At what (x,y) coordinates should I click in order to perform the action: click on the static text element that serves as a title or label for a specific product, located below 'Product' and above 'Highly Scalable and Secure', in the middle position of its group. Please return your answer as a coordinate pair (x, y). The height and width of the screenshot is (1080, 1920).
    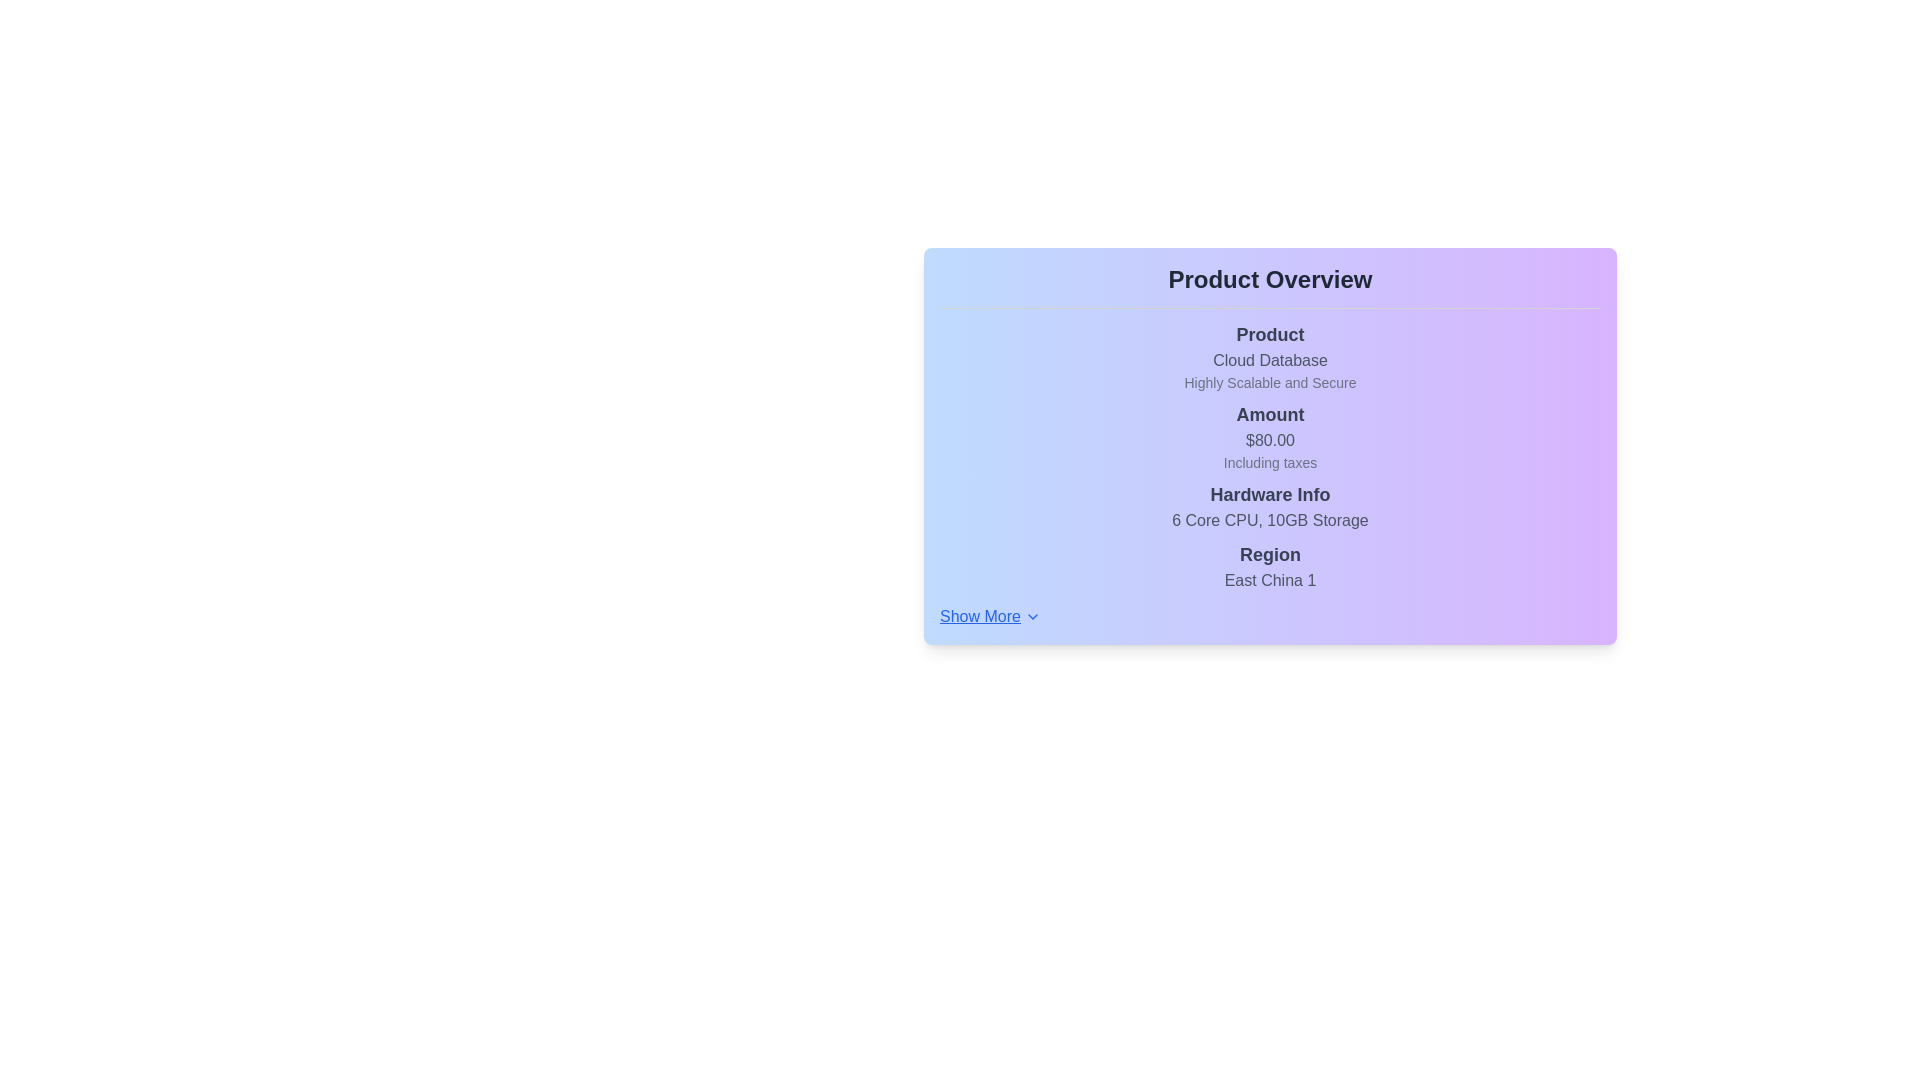
    Looking at the image, I should click on (1269, 361).